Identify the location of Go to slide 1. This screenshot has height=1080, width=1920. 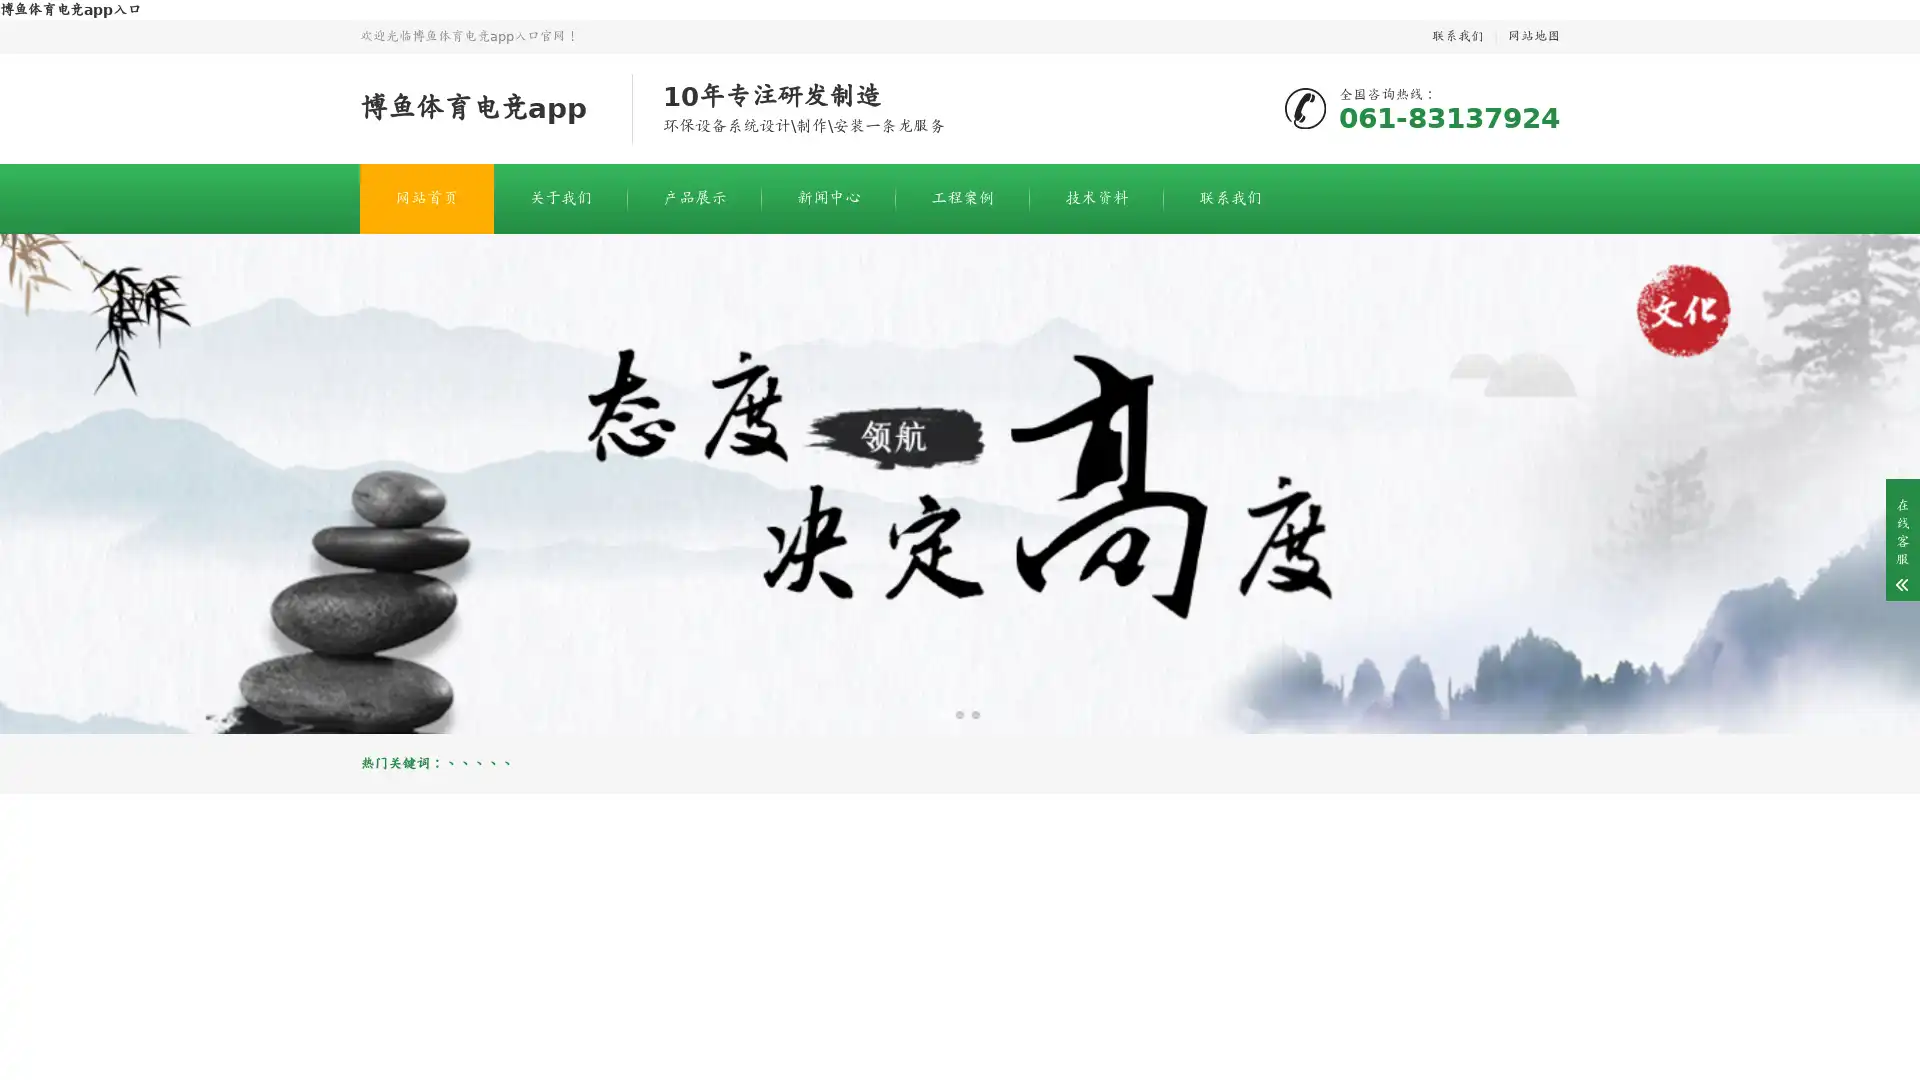
(943, 713).